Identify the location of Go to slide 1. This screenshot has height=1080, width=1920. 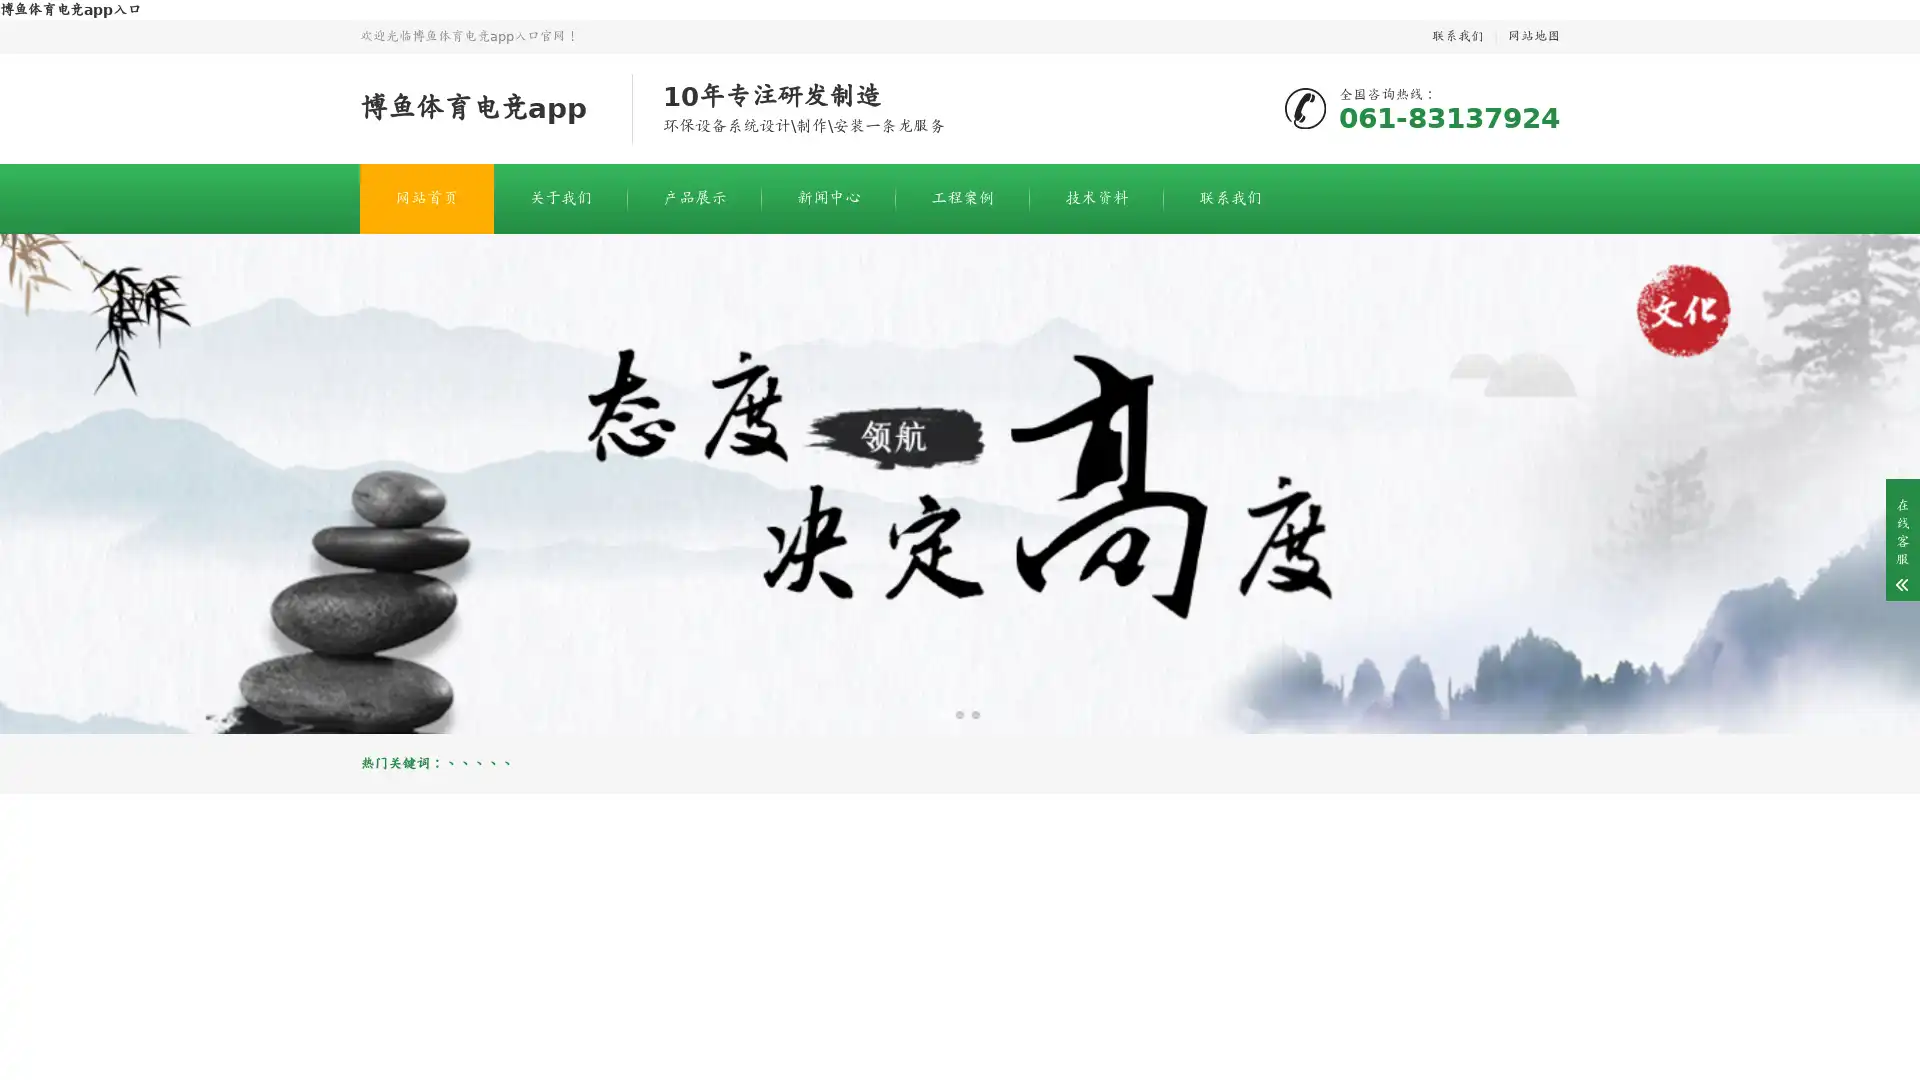
(943, 713).